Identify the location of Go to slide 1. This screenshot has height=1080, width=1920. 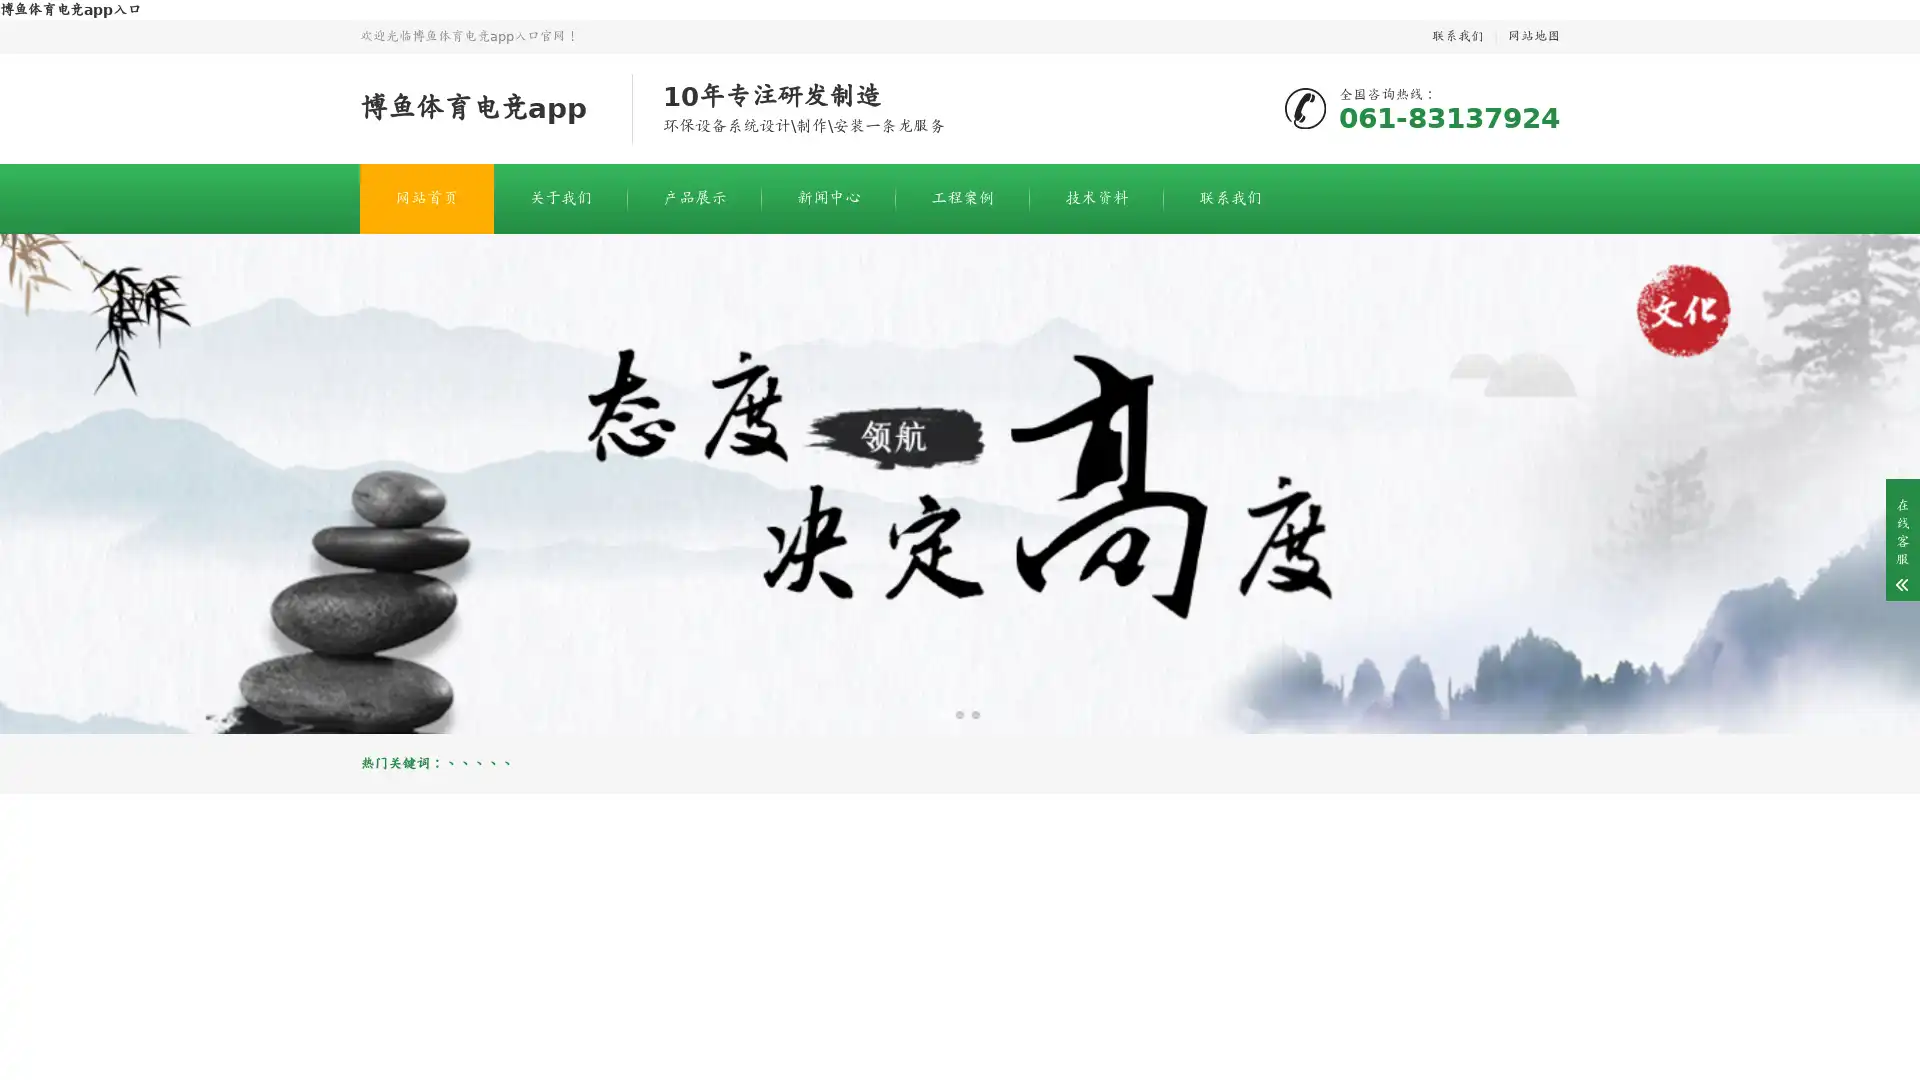
(943, 713).